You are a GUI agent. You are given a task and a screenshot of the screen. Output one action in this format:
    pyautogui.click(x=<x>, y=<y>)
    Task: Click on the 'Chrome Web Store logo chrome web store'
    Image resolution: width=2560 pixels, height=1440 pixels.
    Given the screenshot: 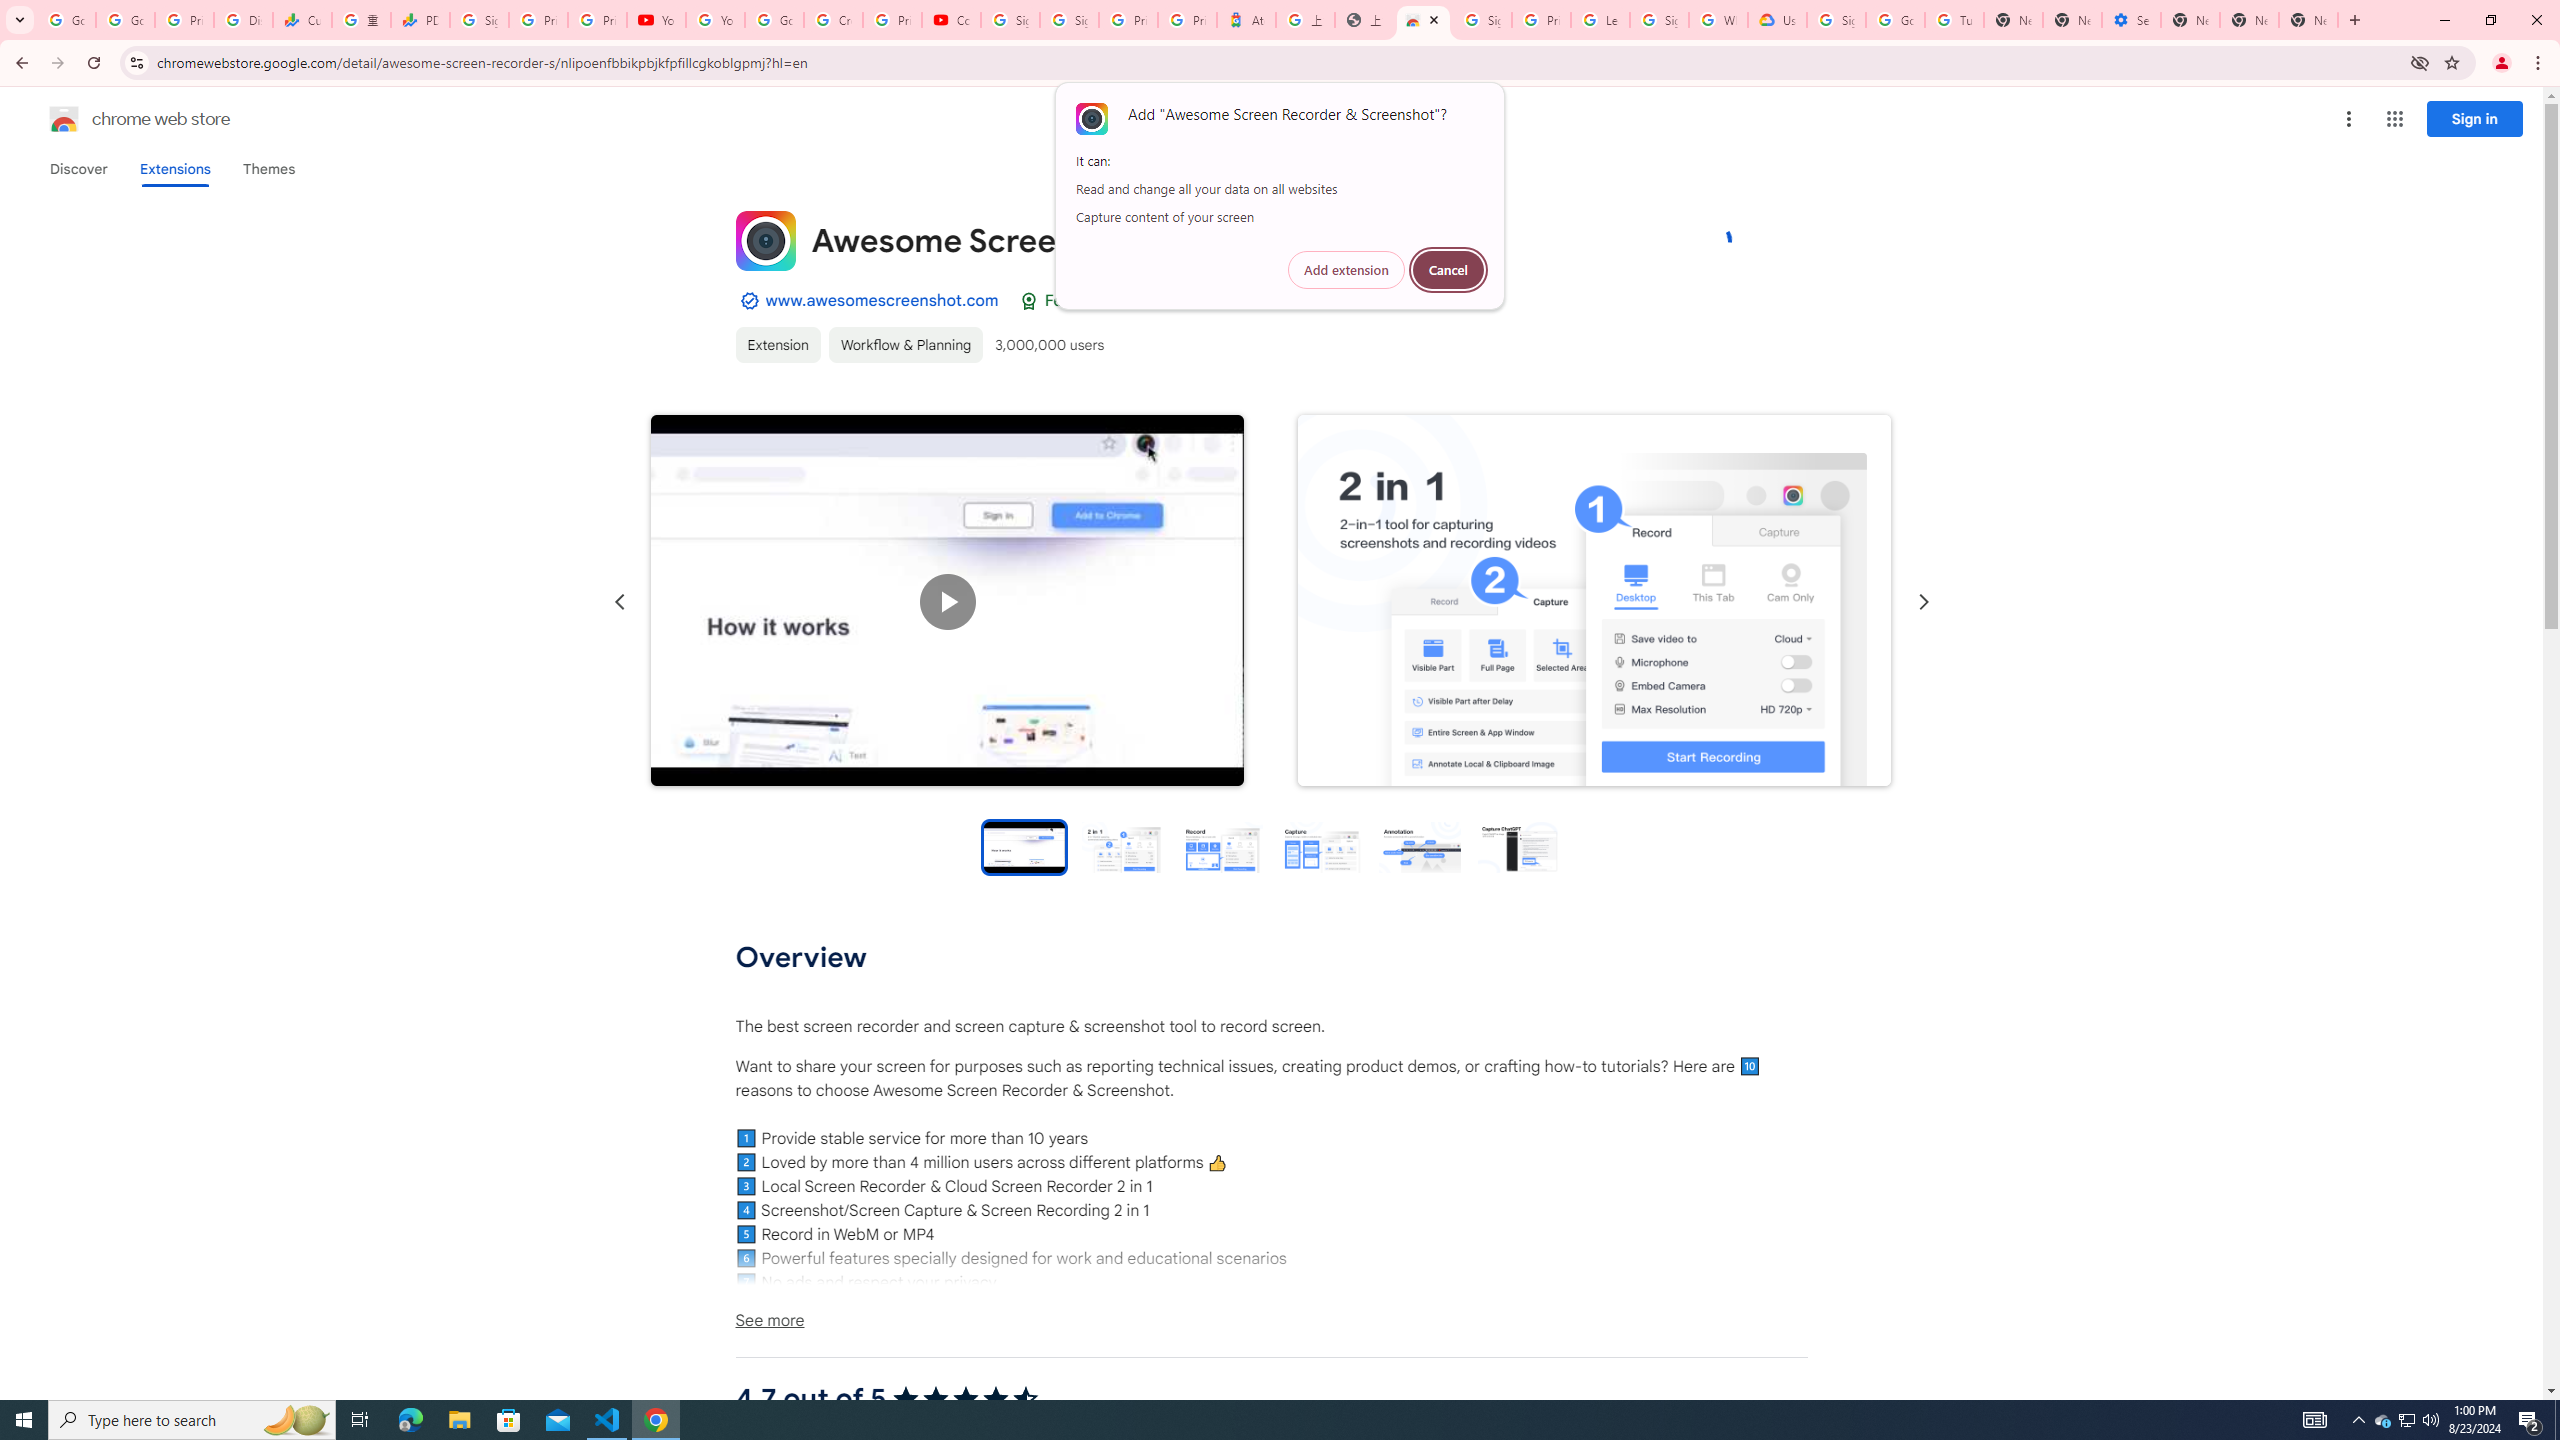 What is the action you would take?
    pyautogui.click(x=118, y=118)
    